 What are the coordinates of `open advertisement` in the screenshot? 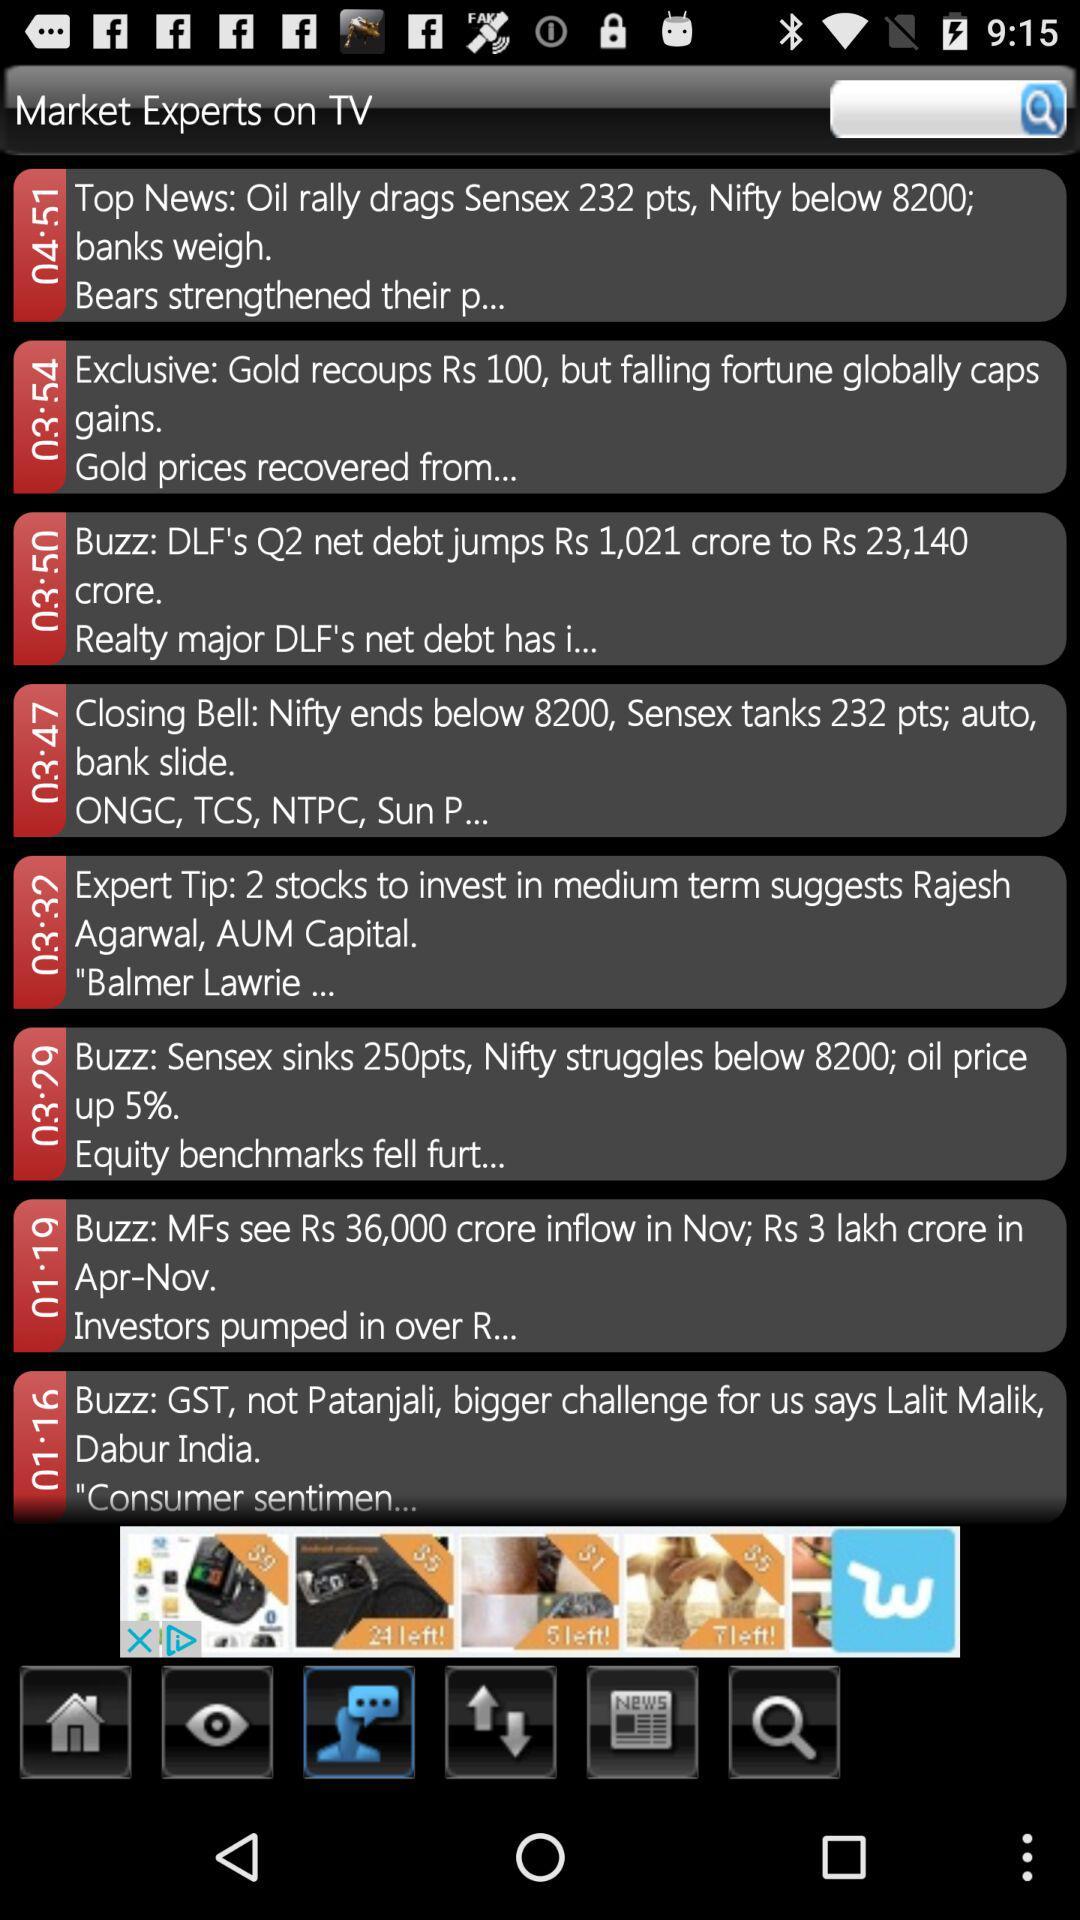 It's located at (540, 1590).